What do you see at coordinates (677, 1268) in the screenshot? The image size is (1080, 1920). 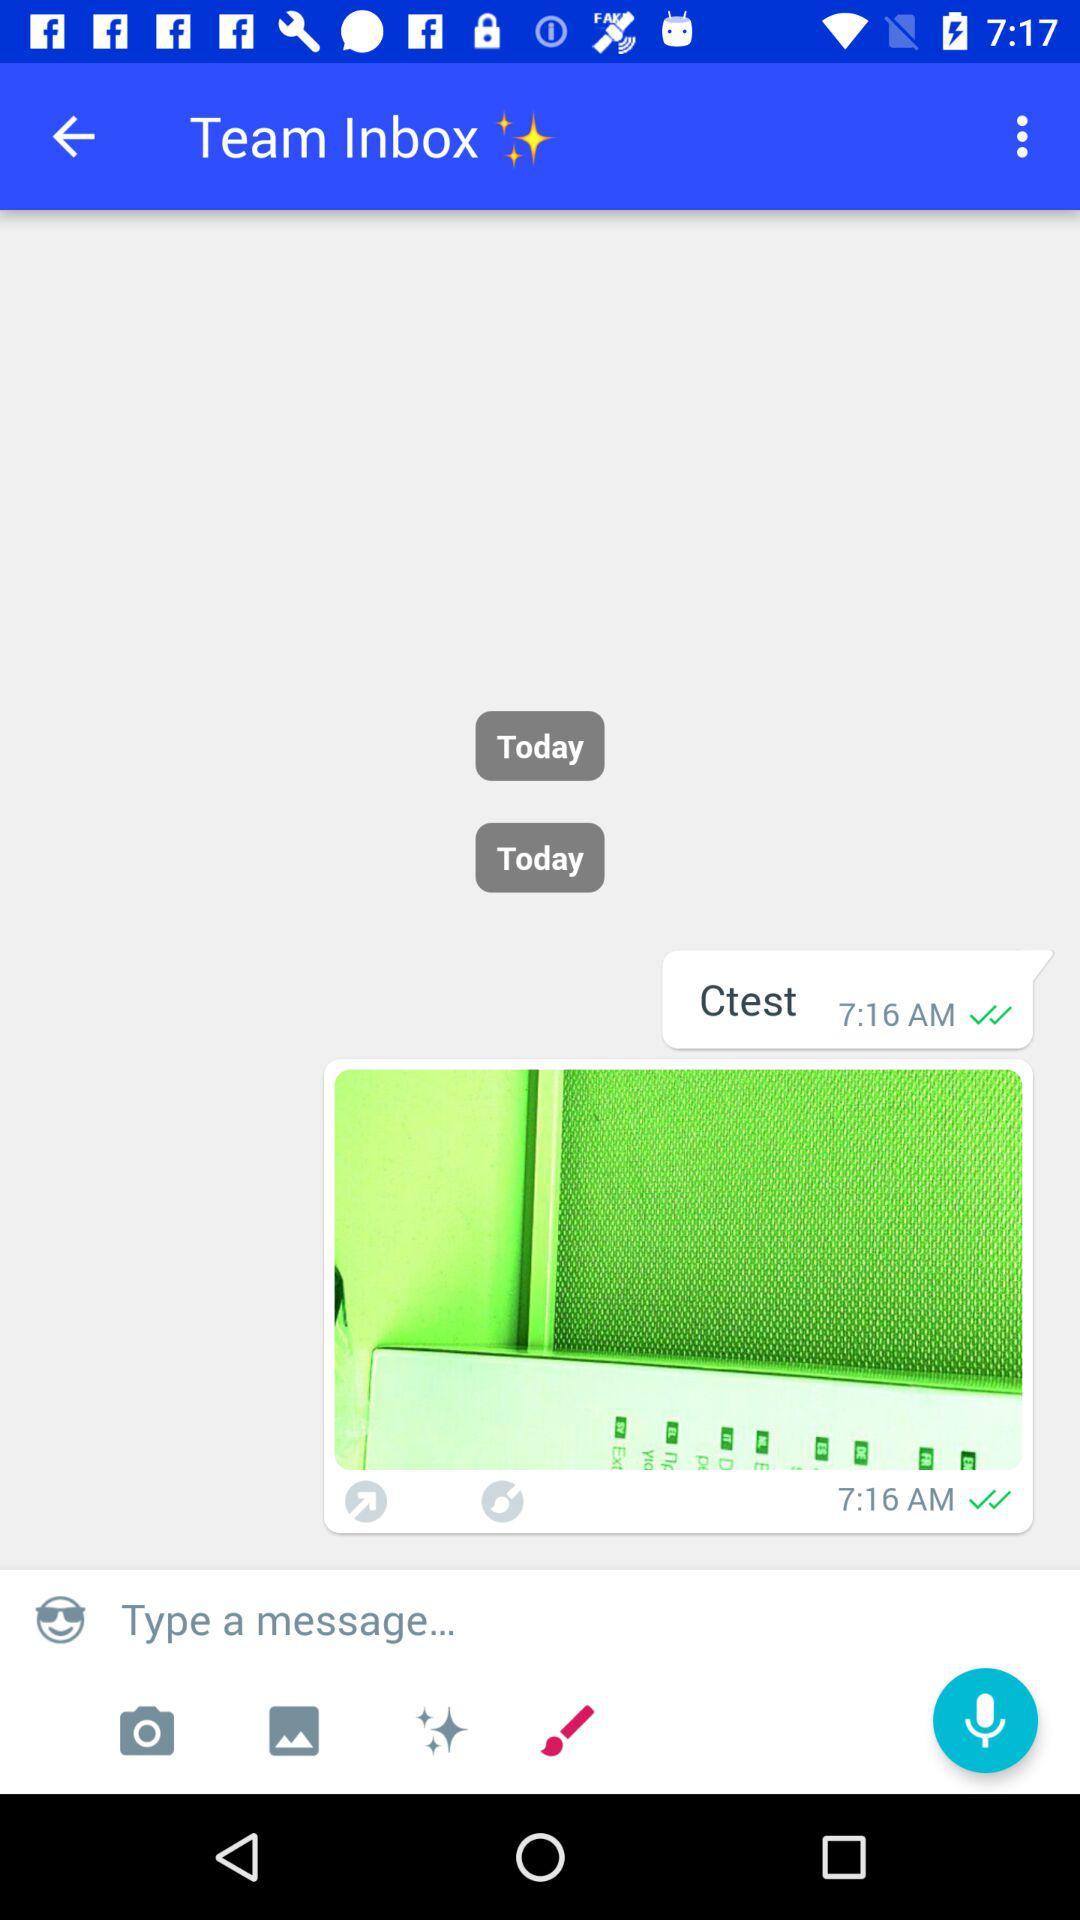 I see `whatsapp chat` at bounding box center [677, 1268].